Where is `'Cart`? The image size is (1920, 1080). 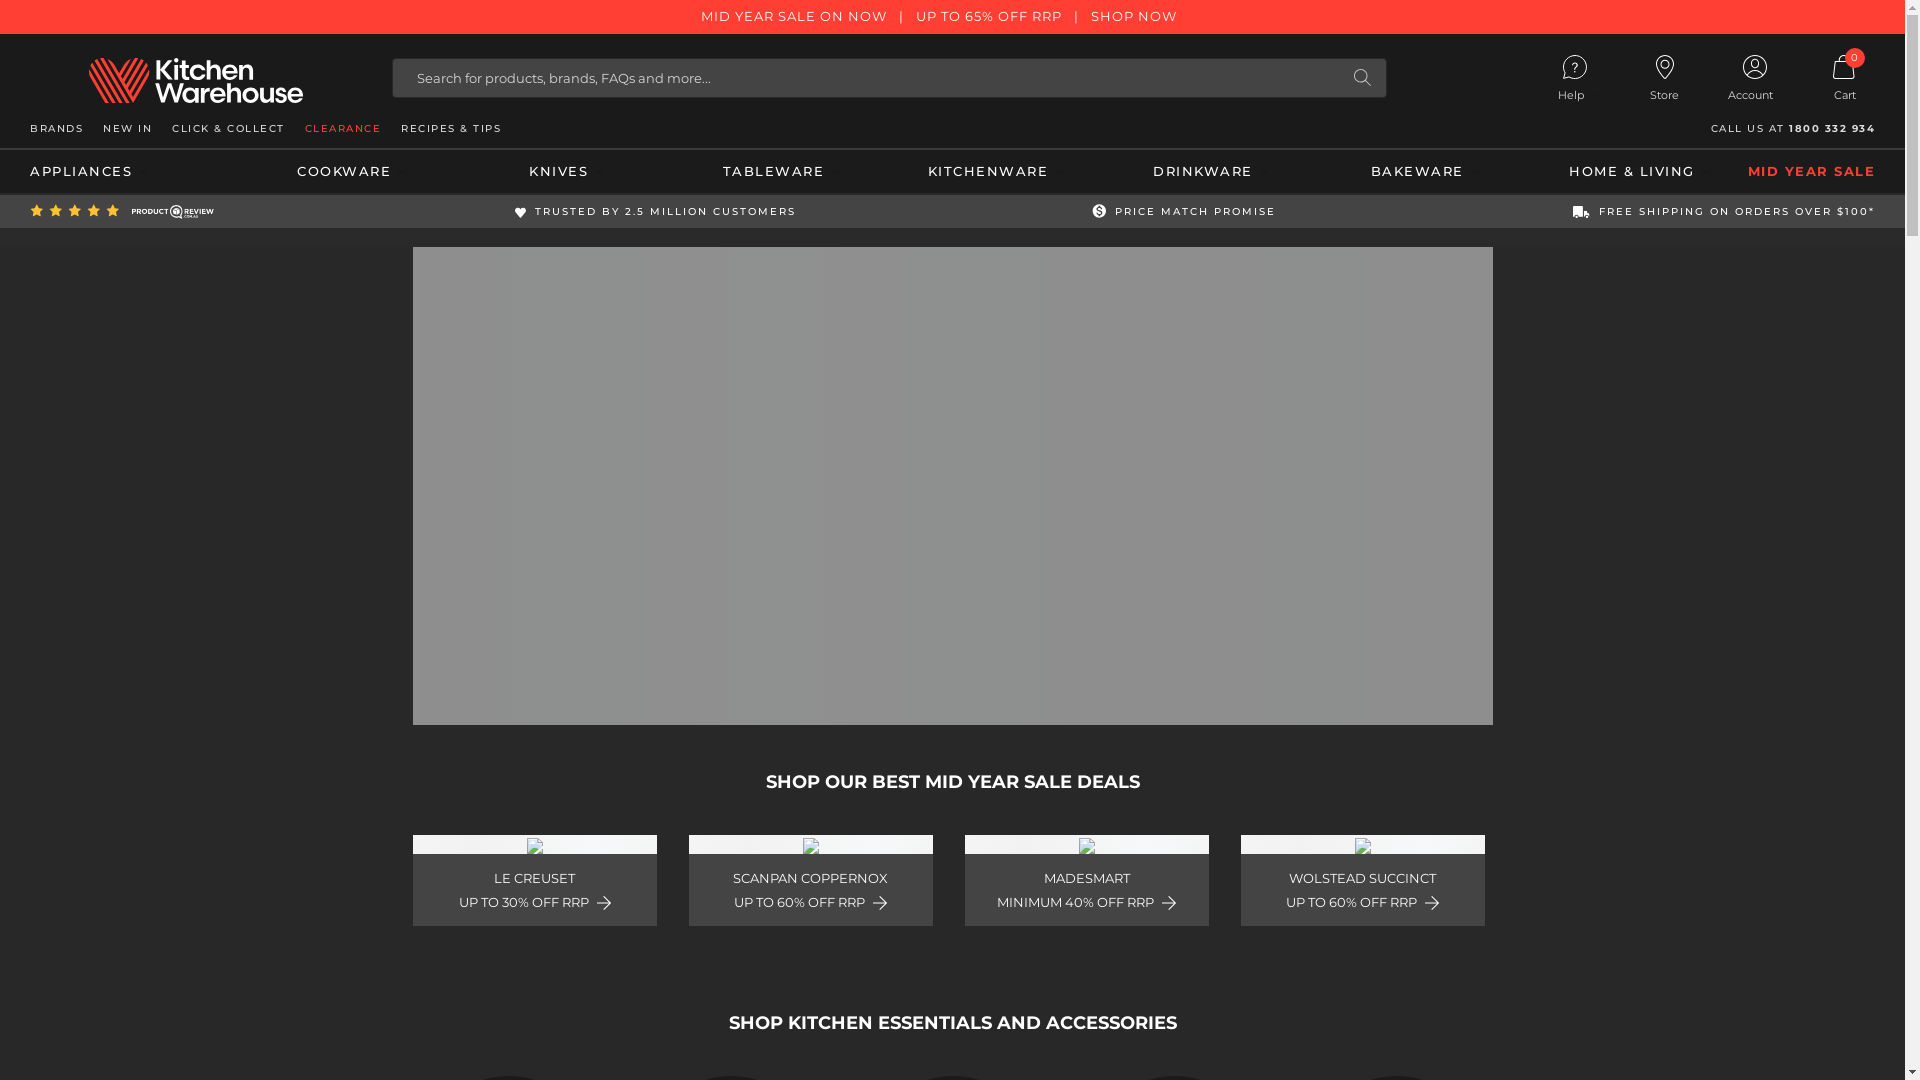
'Cart is located at coordinates (1800, 77).